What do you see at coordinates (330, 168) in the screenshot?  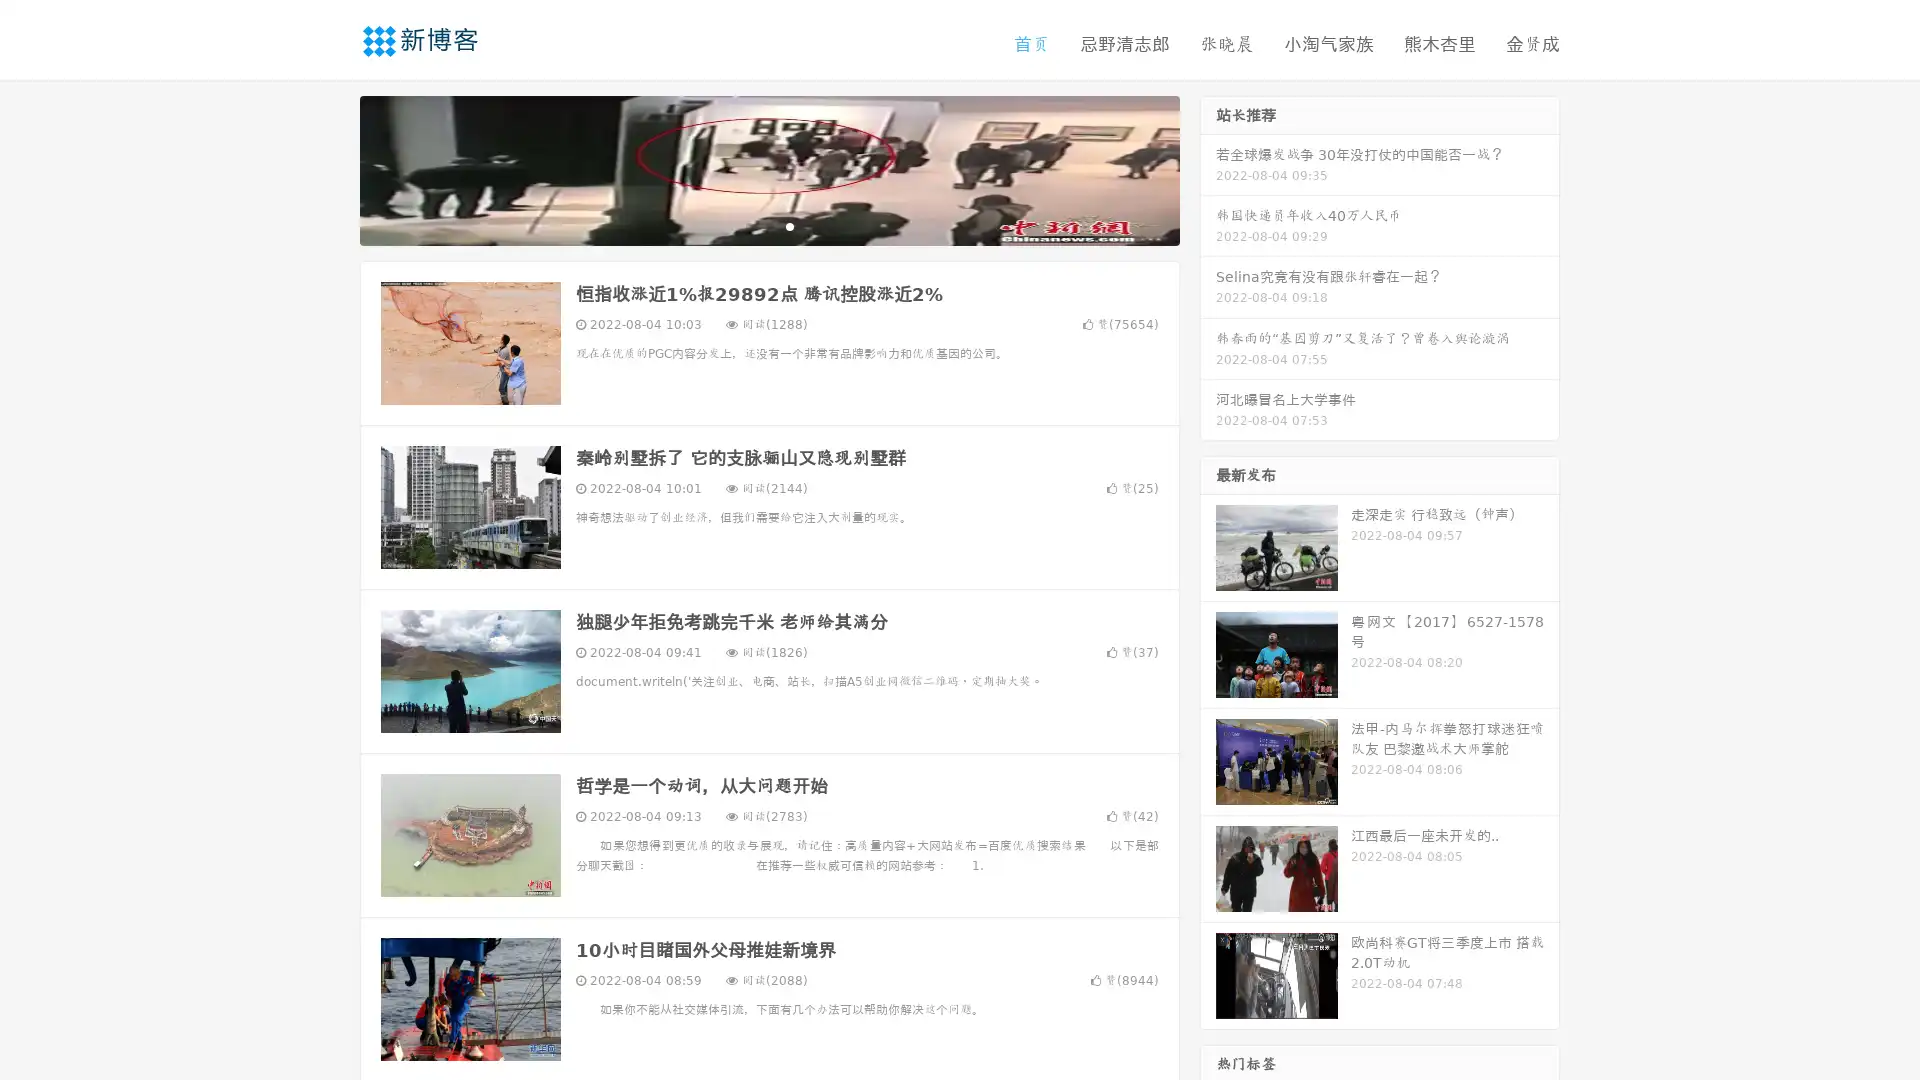 I see `Previous slide` at bounding box center [330, 168].